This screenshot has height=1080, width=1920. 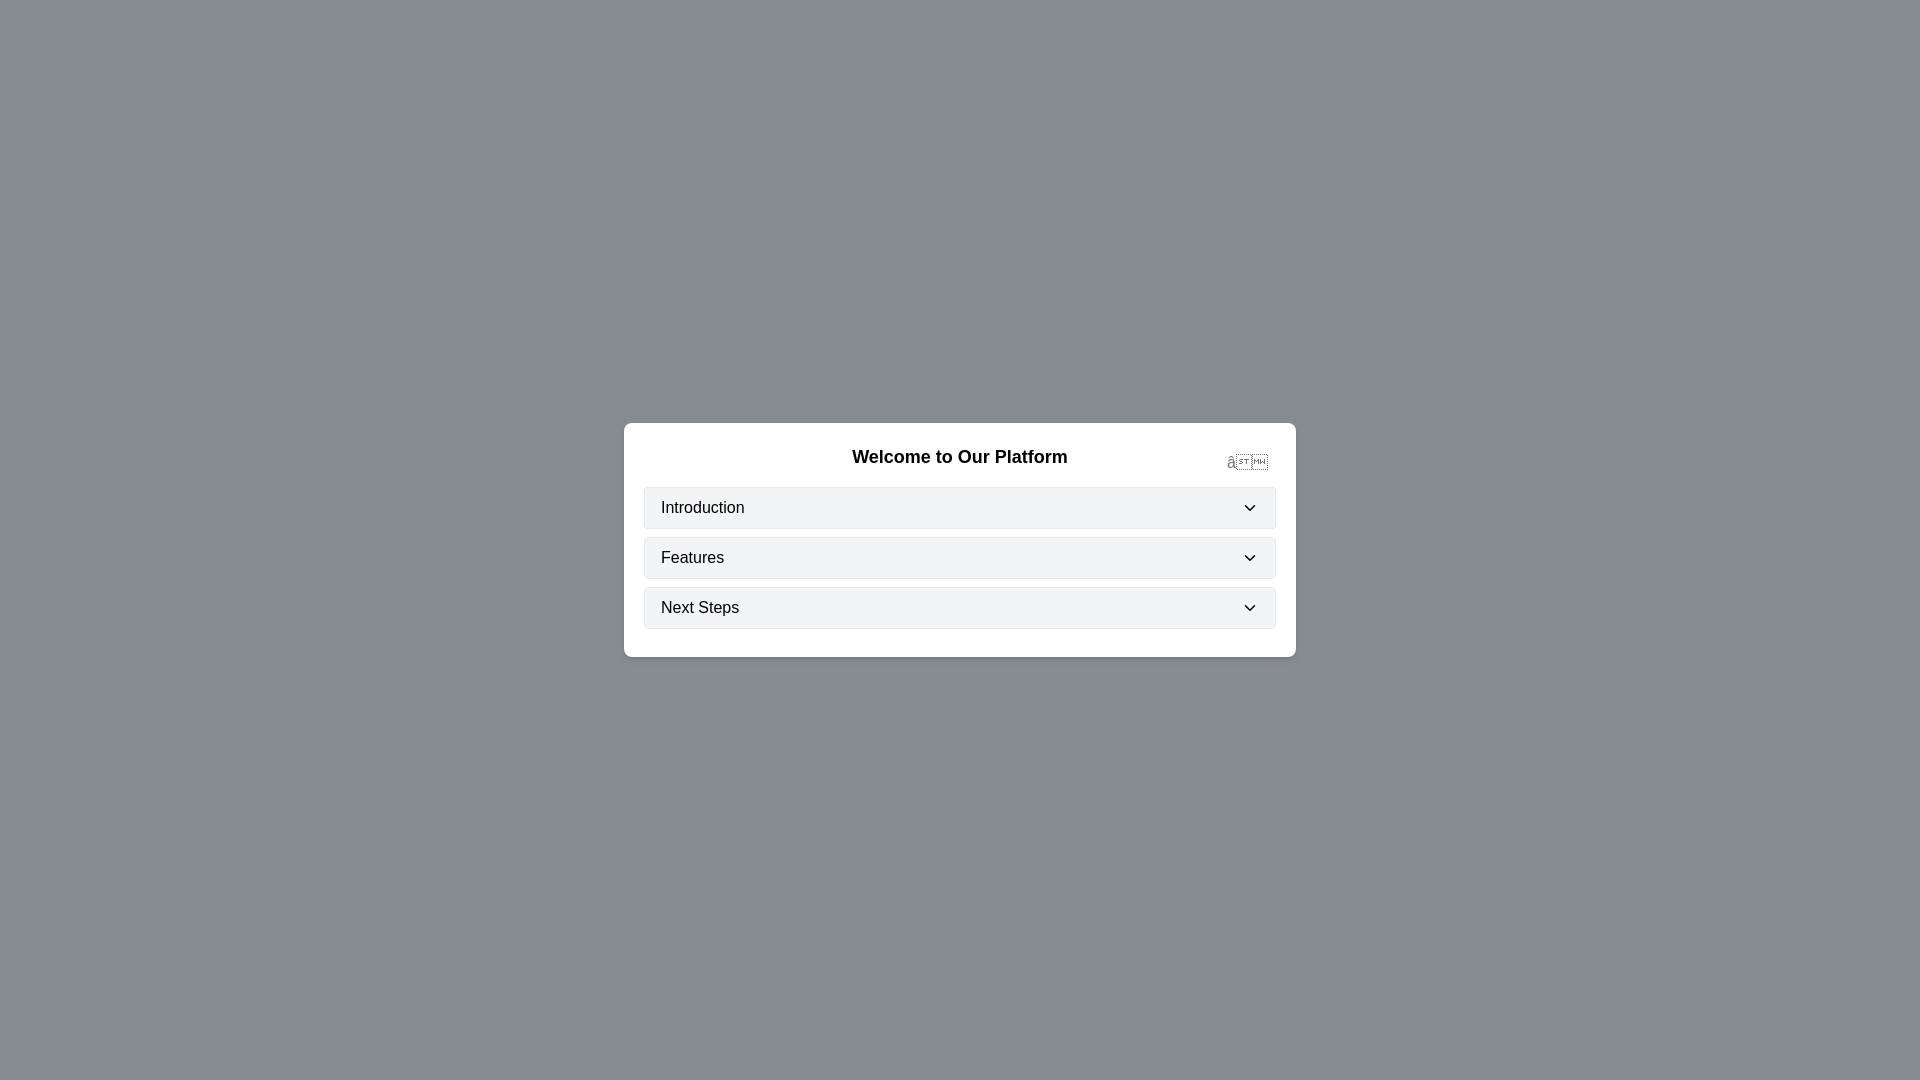 I want to click on the small downward-pointing chevron icon located to the far right of the 'Features' text in the second list item of the vertically stacked menu, so click(x=1248, y=558).